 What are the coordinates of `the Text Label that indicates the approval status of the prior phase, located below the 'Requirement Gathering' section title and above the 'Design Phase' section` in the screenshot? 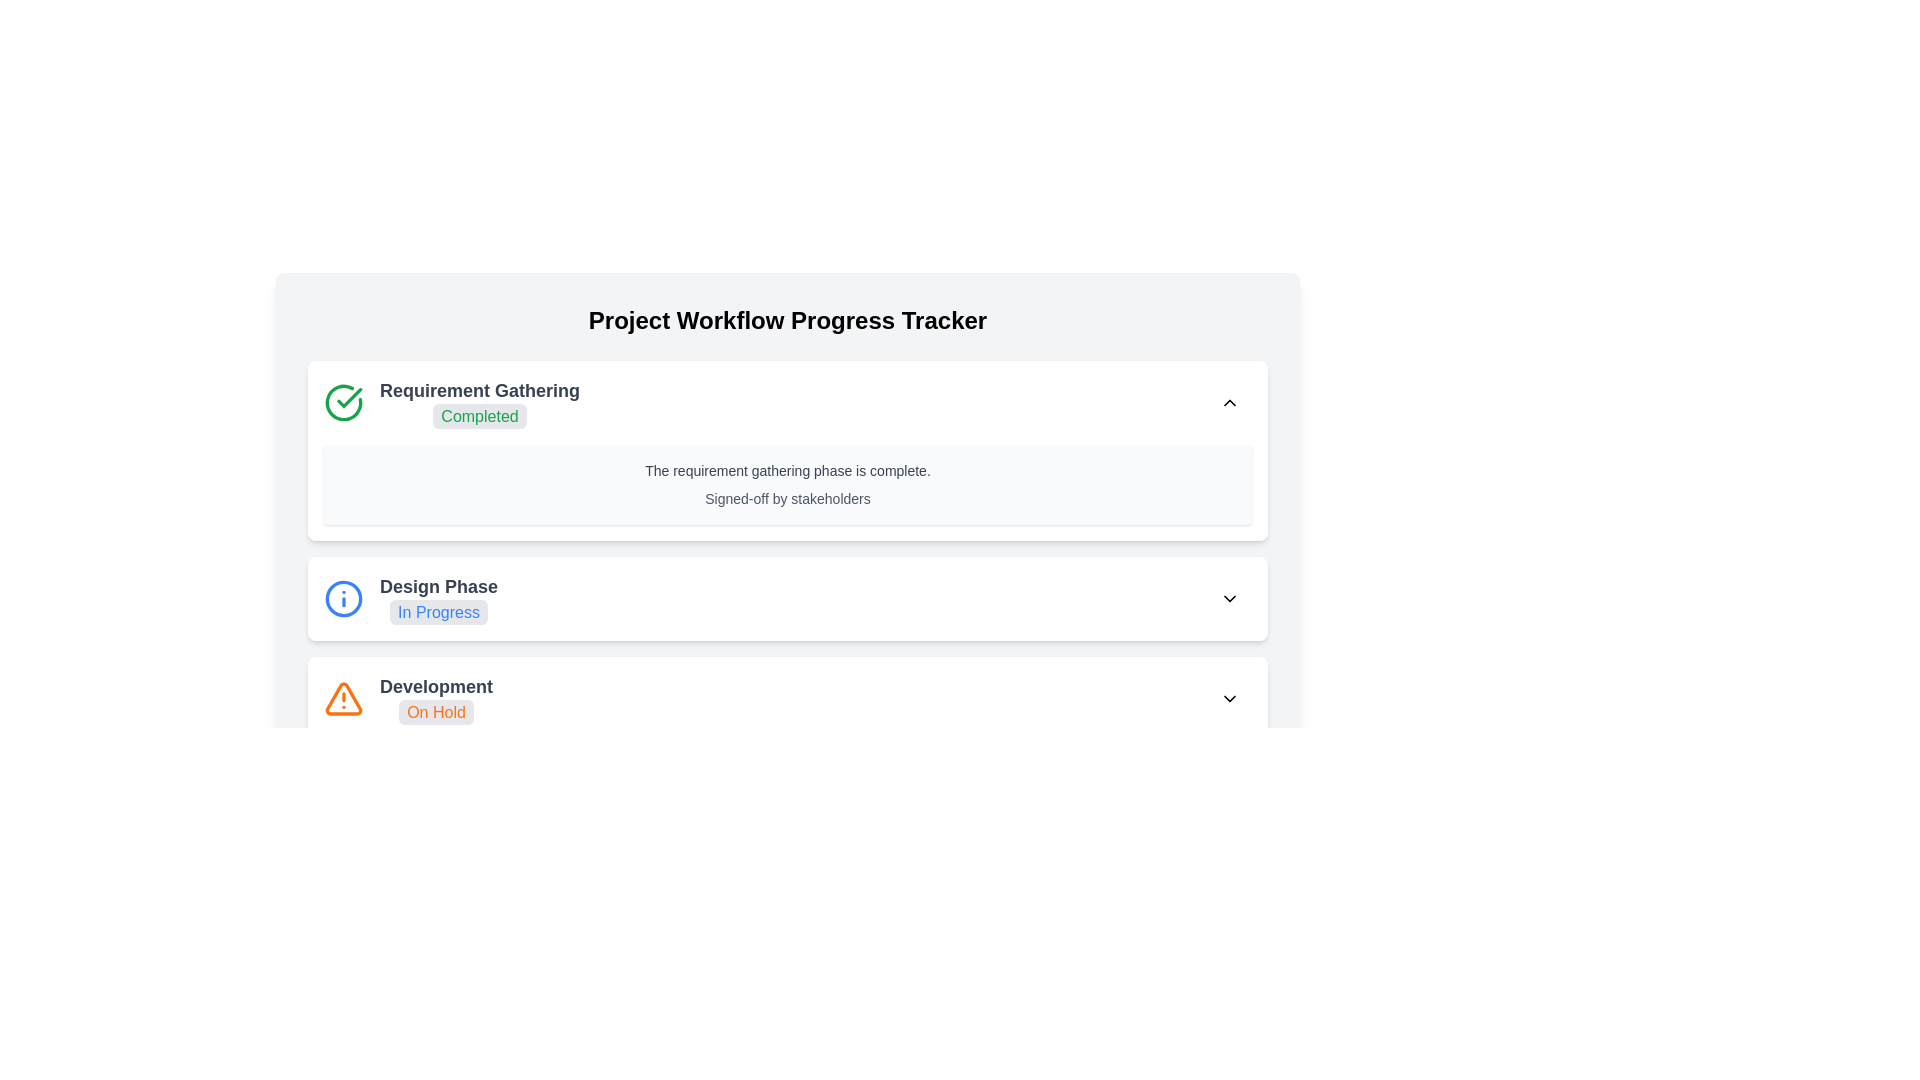 It's located at (786, 497).